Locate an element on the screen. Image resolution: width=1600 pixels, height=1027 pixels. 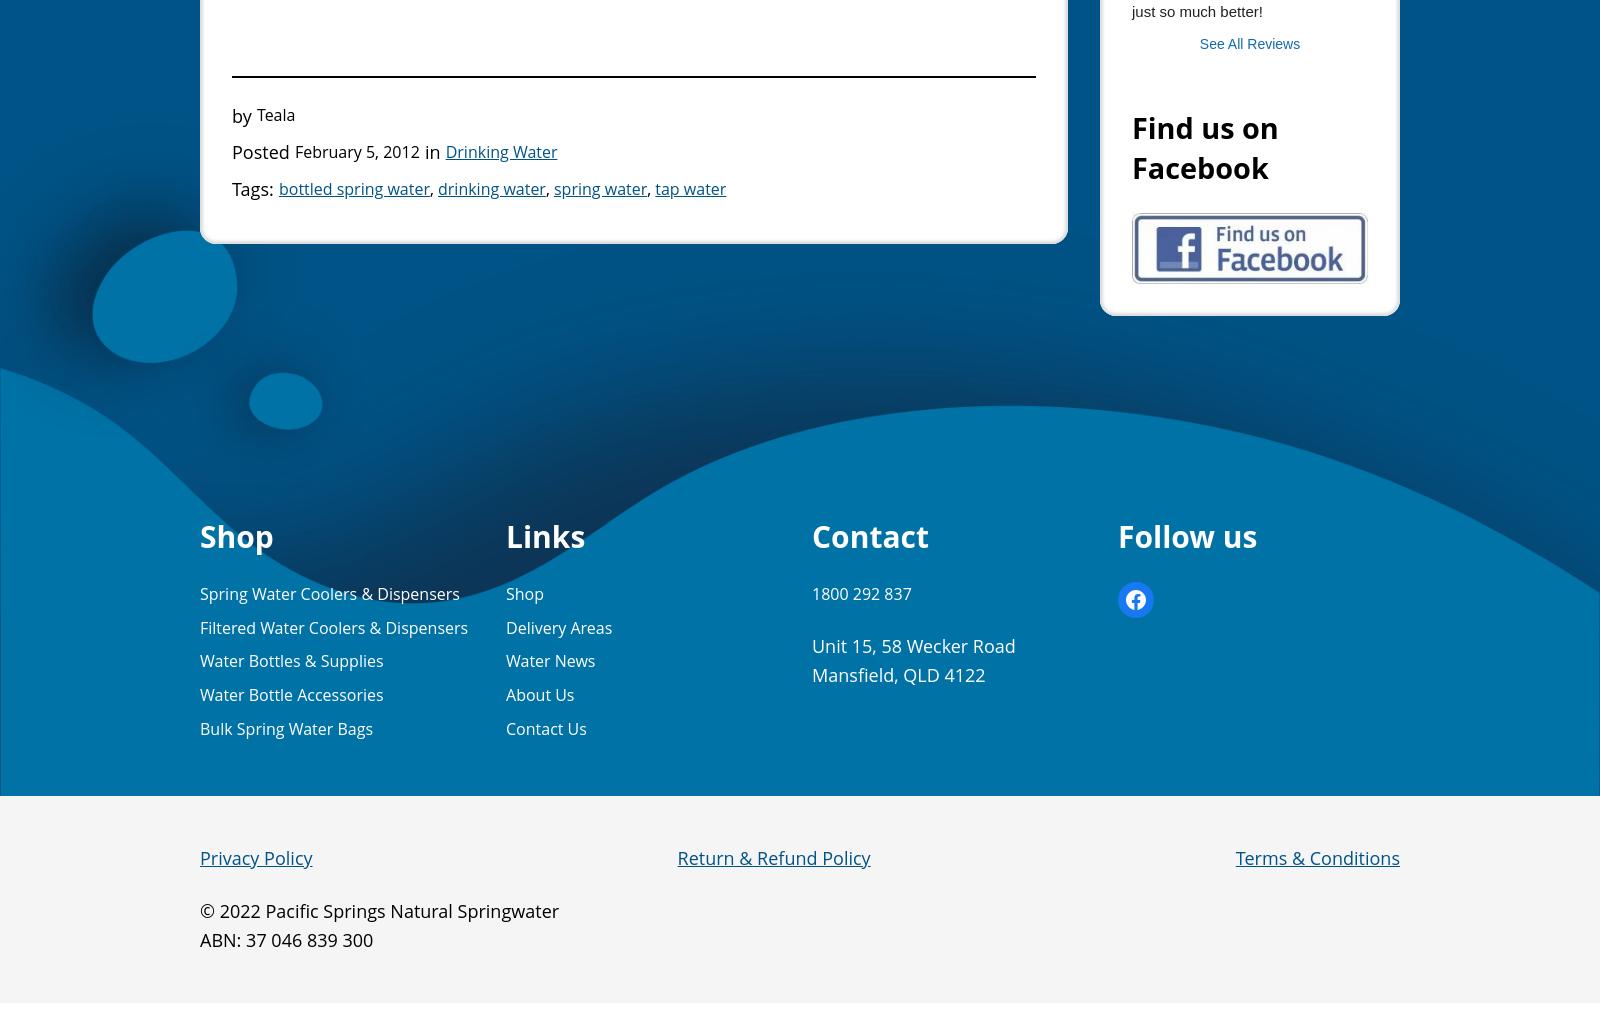
'ABN: 37 046 839 300' is located at coordinates (286, 938).